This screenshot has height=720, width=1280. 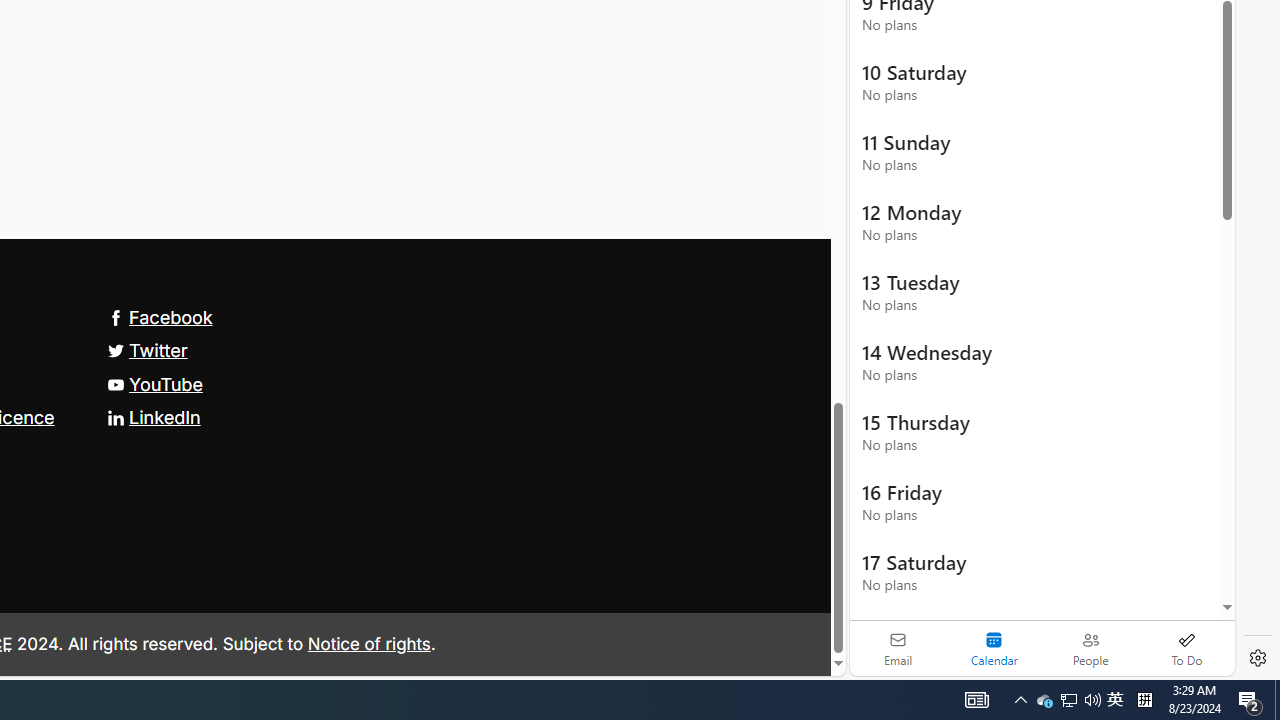 What do you see at coordinates (1089, 648) in the screenshot?
I see `'People'` at bounding box center [1089, 648].